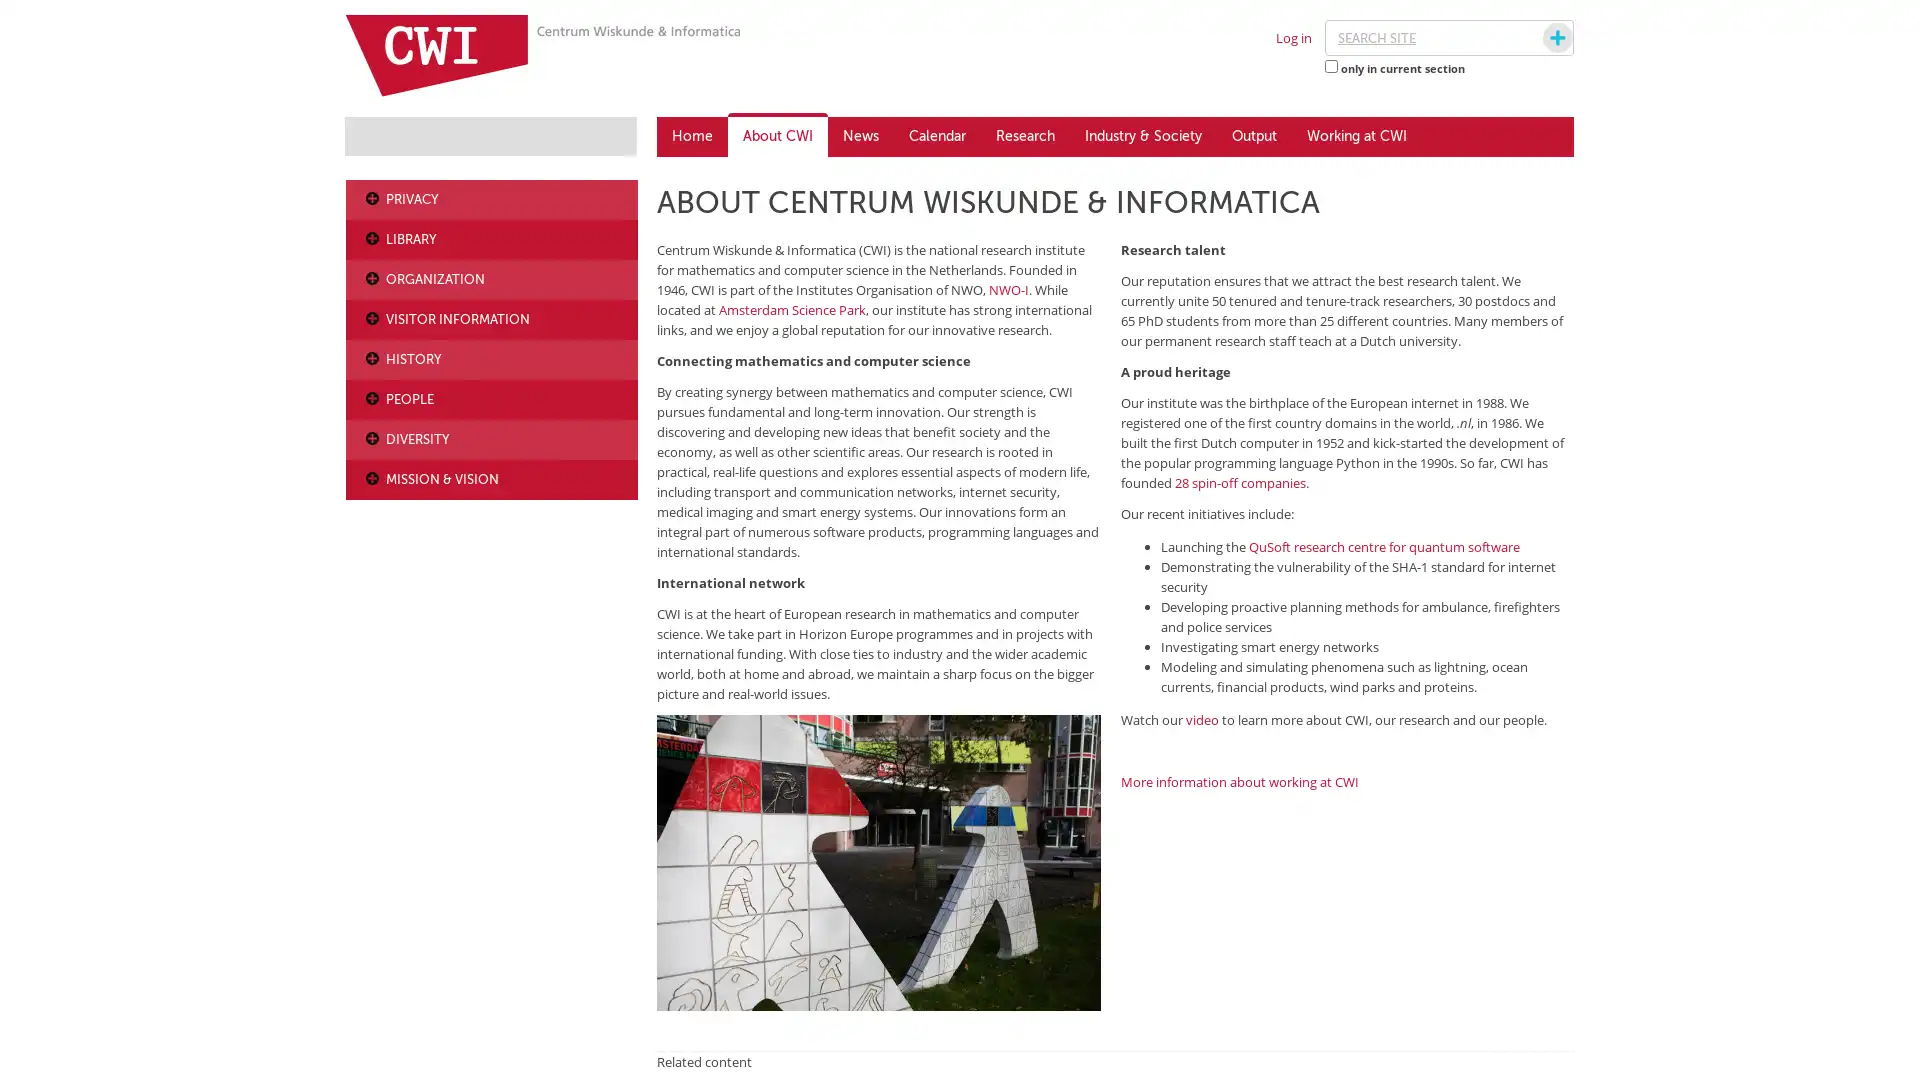 The image size is (1920, 1080). I want to click on Search, so click(1538, 38).